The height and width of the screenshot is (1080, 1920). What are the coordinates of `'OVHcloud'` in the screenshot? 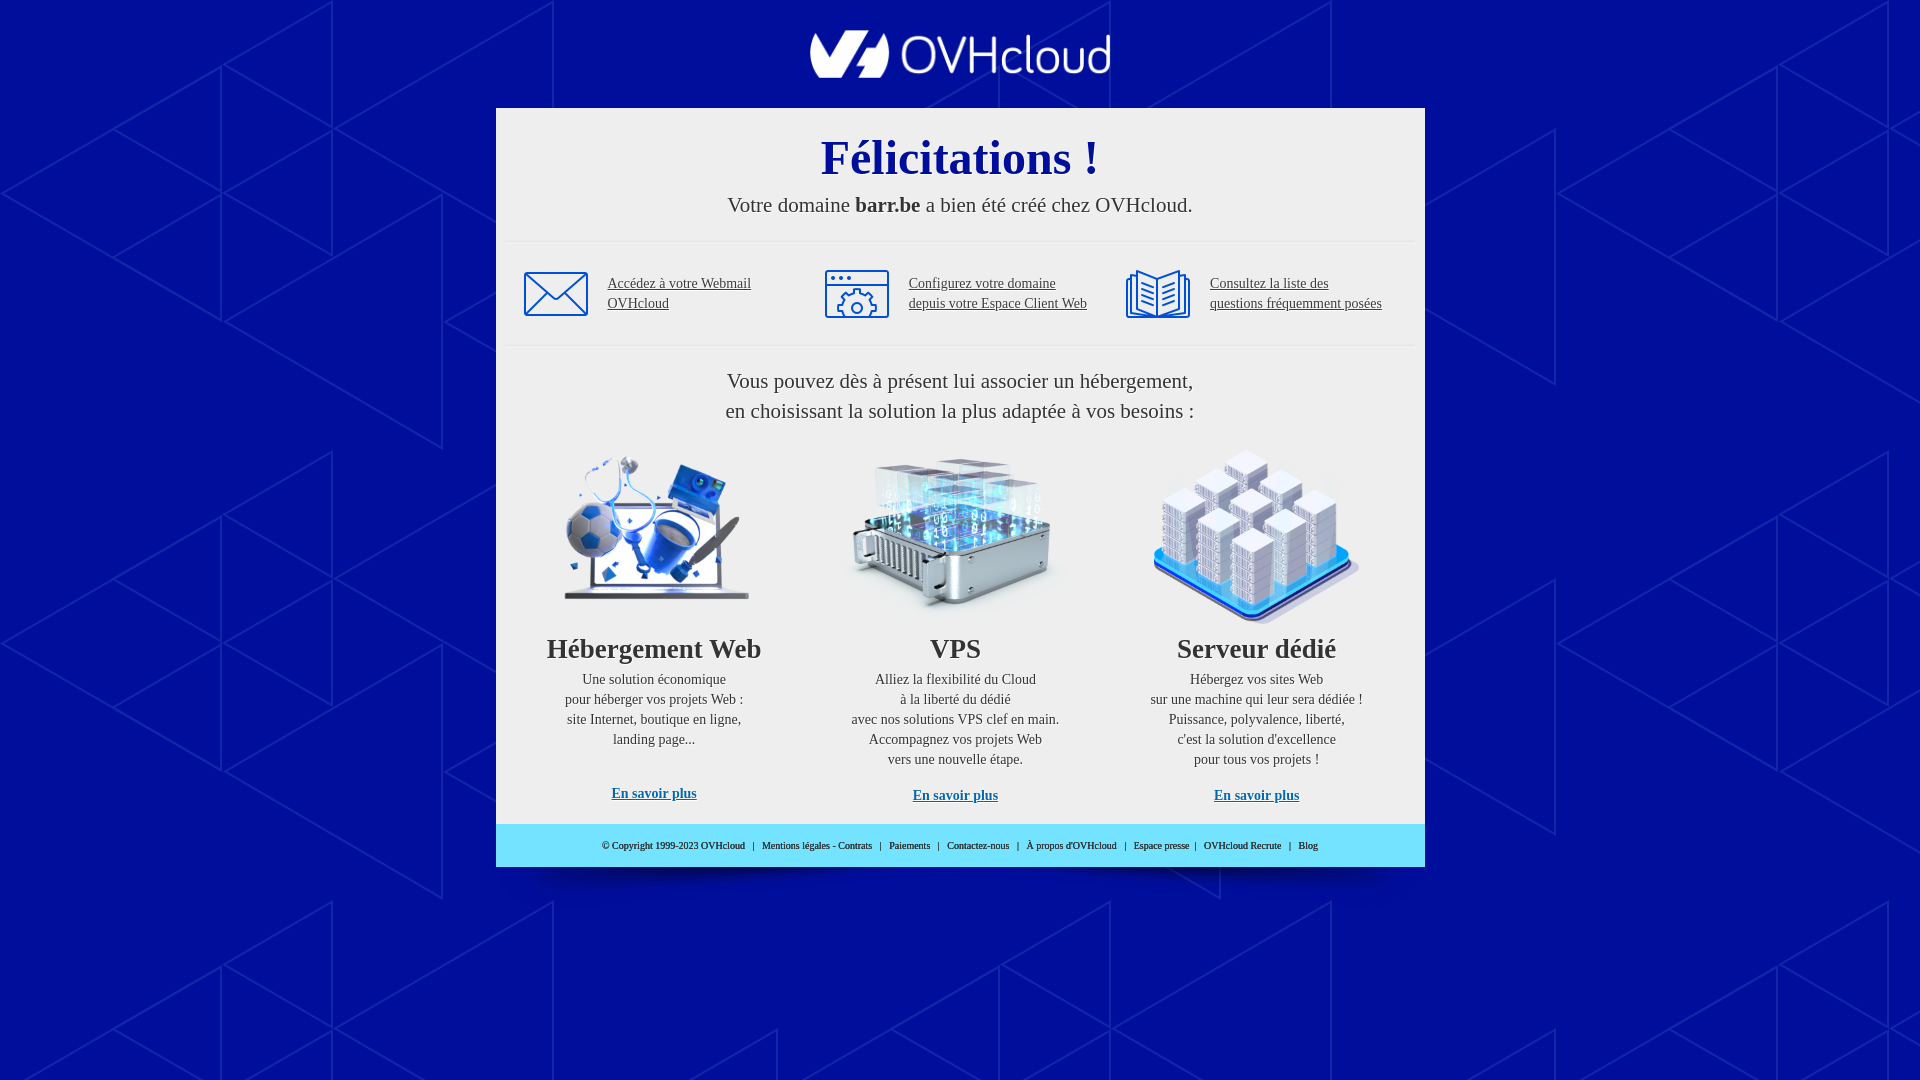 It's located at (960, 71).